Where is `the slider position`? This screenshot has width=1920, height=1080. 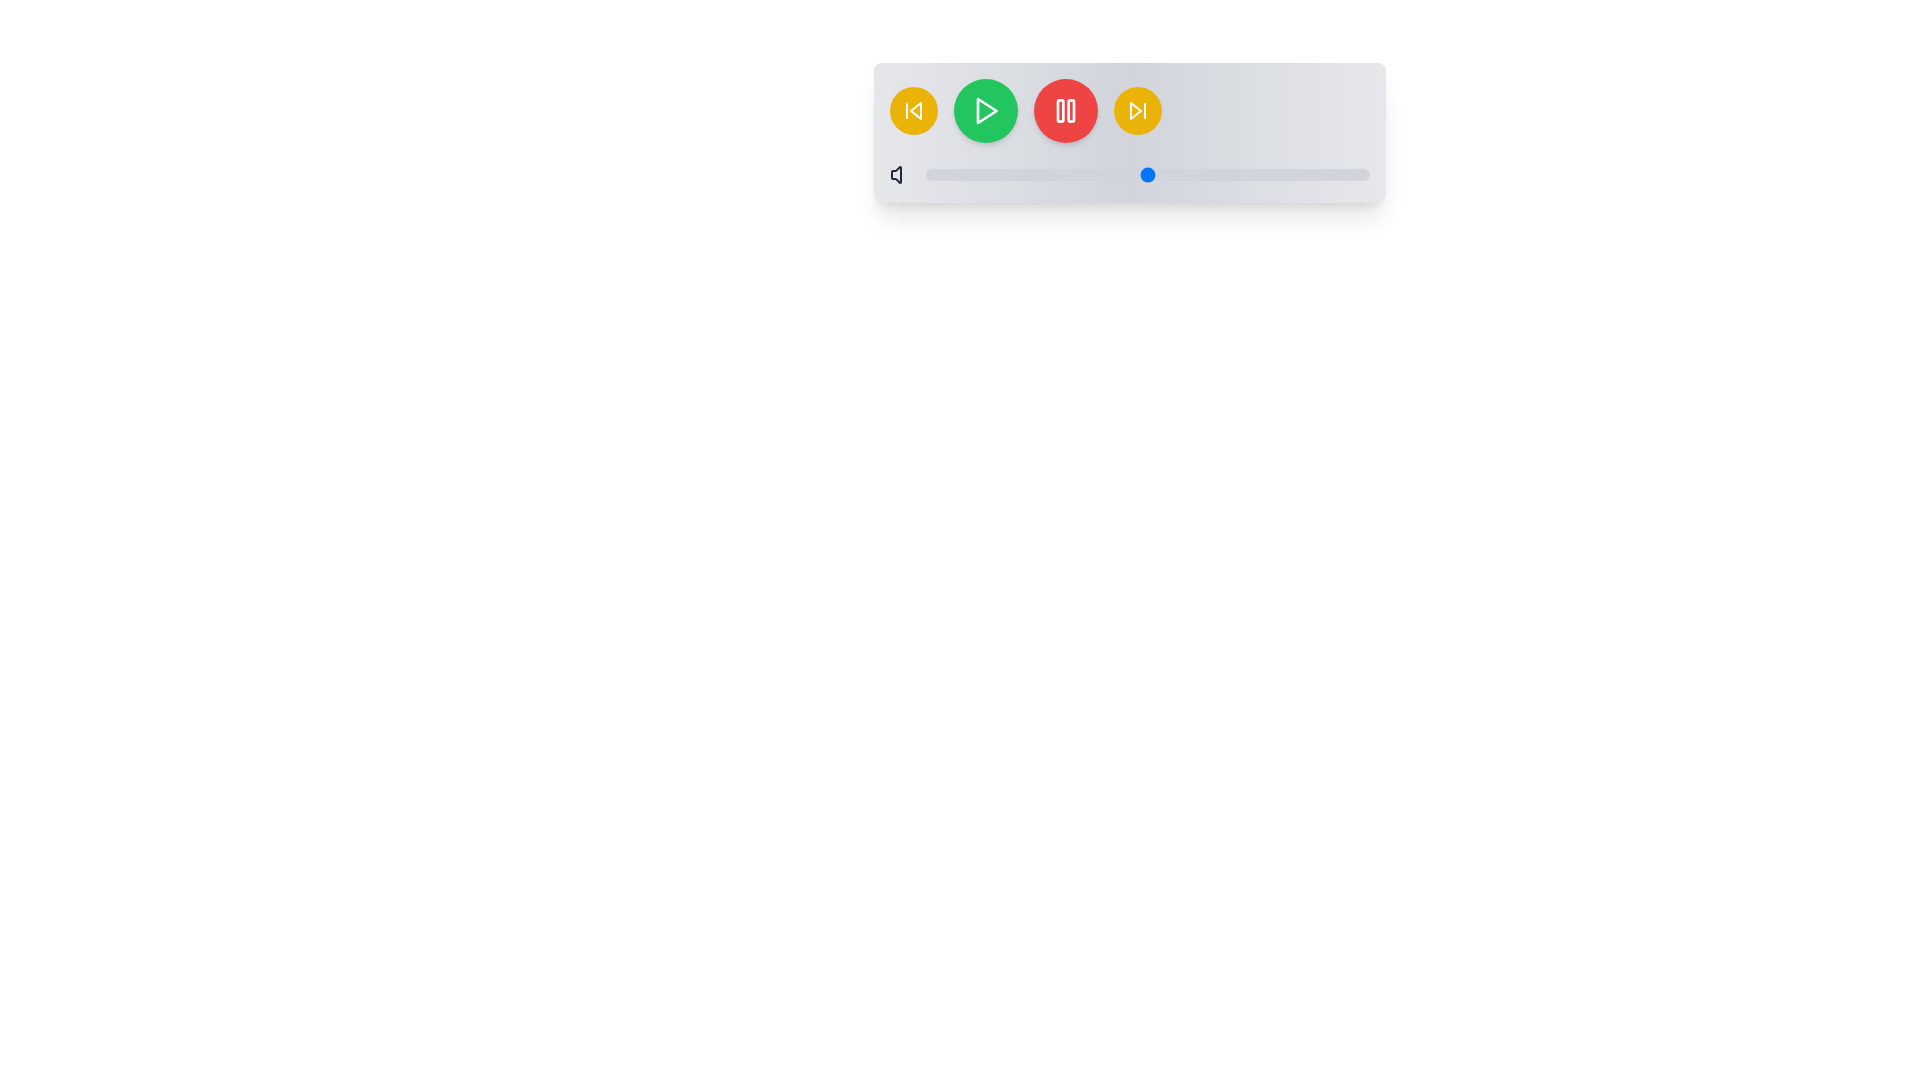 the slider position is located at coordinates (1036, 173).